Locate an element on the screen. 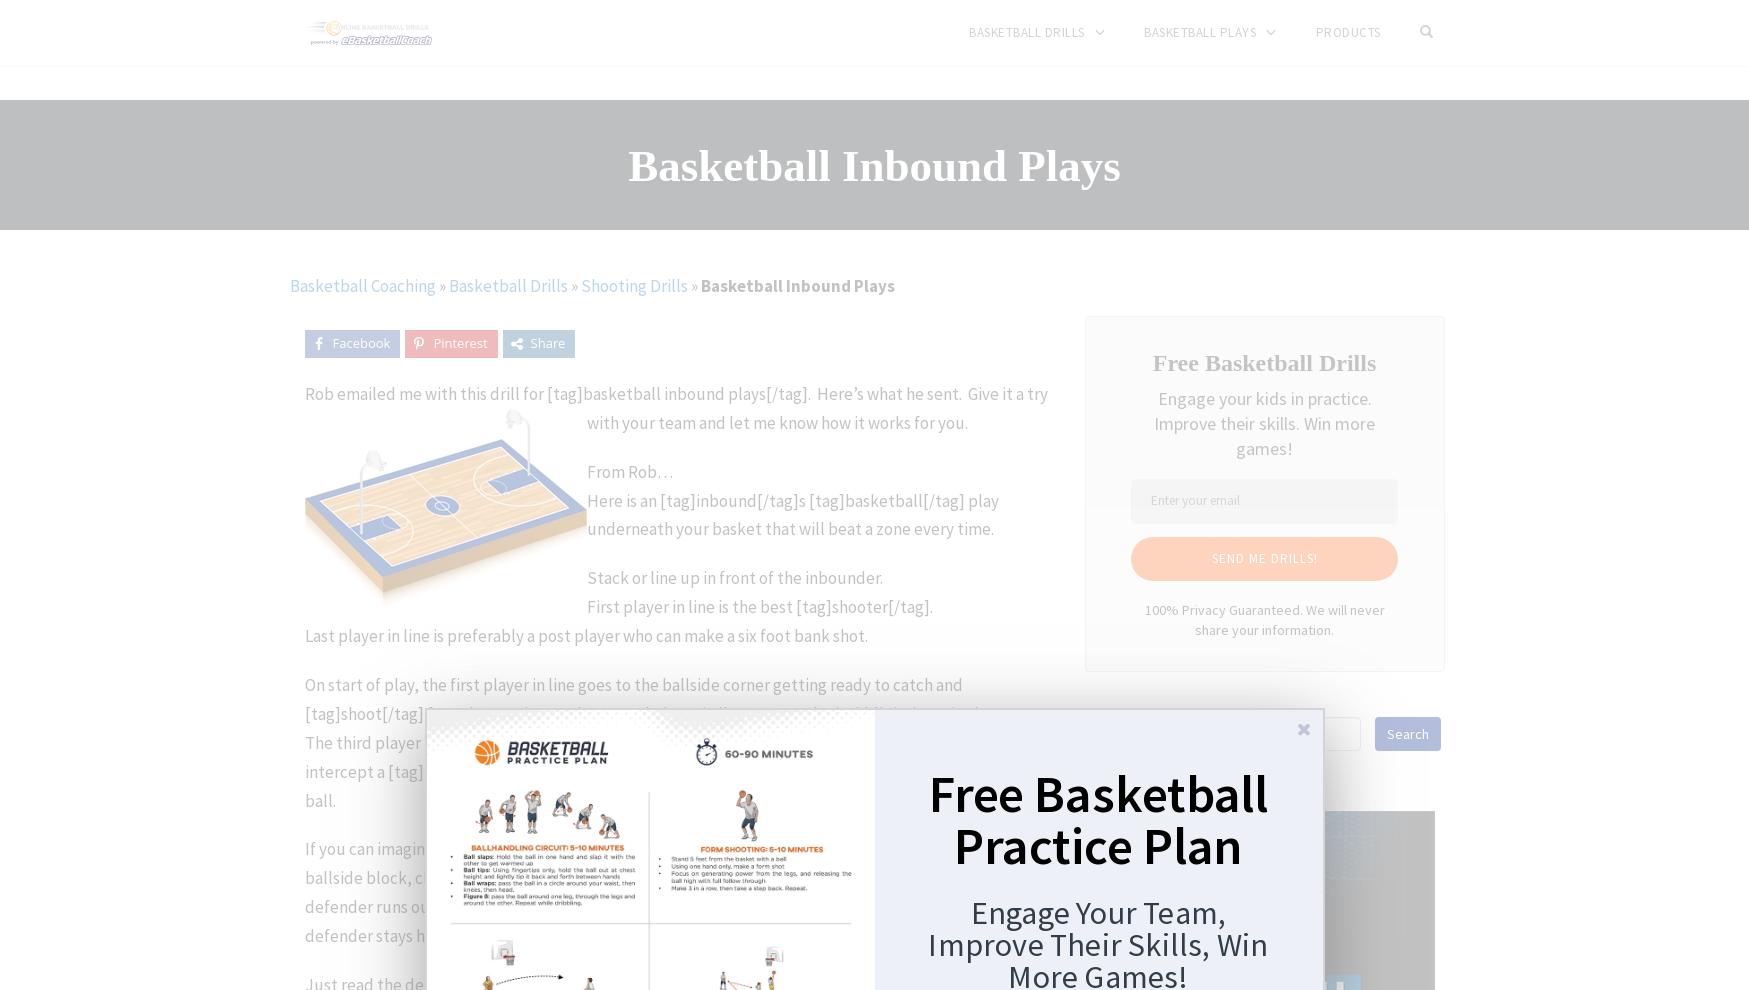  'Engage your kids in practice. Improve their skills. Win more games!' is located at coordinates (1153, 422).